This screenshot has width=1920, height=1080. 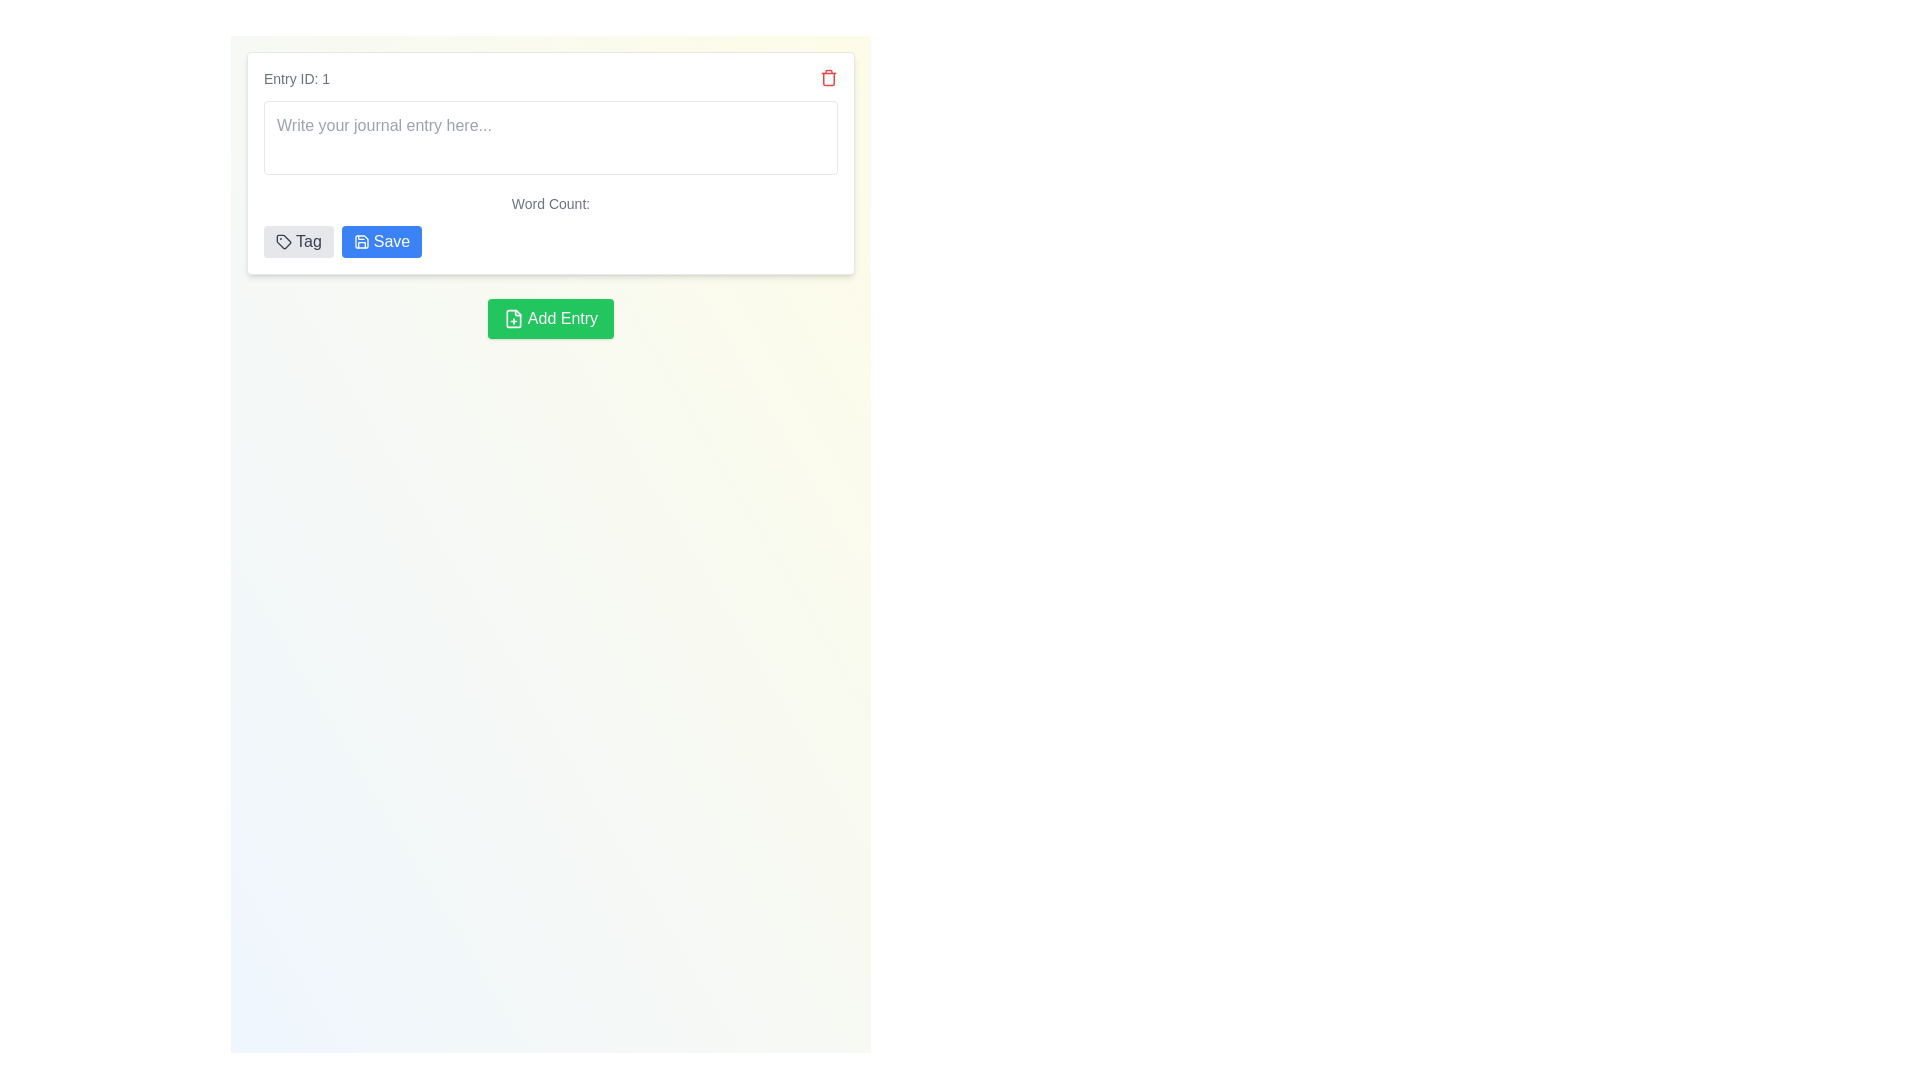 What do you see at coordinates (392, 241) in the screenshot?
I see `the 'Save' button label that indicates its purpose to save the current journal entry, located next to a floppy disk icon and adjacent to a 'Tag' button` at bounding box center [392, 241].